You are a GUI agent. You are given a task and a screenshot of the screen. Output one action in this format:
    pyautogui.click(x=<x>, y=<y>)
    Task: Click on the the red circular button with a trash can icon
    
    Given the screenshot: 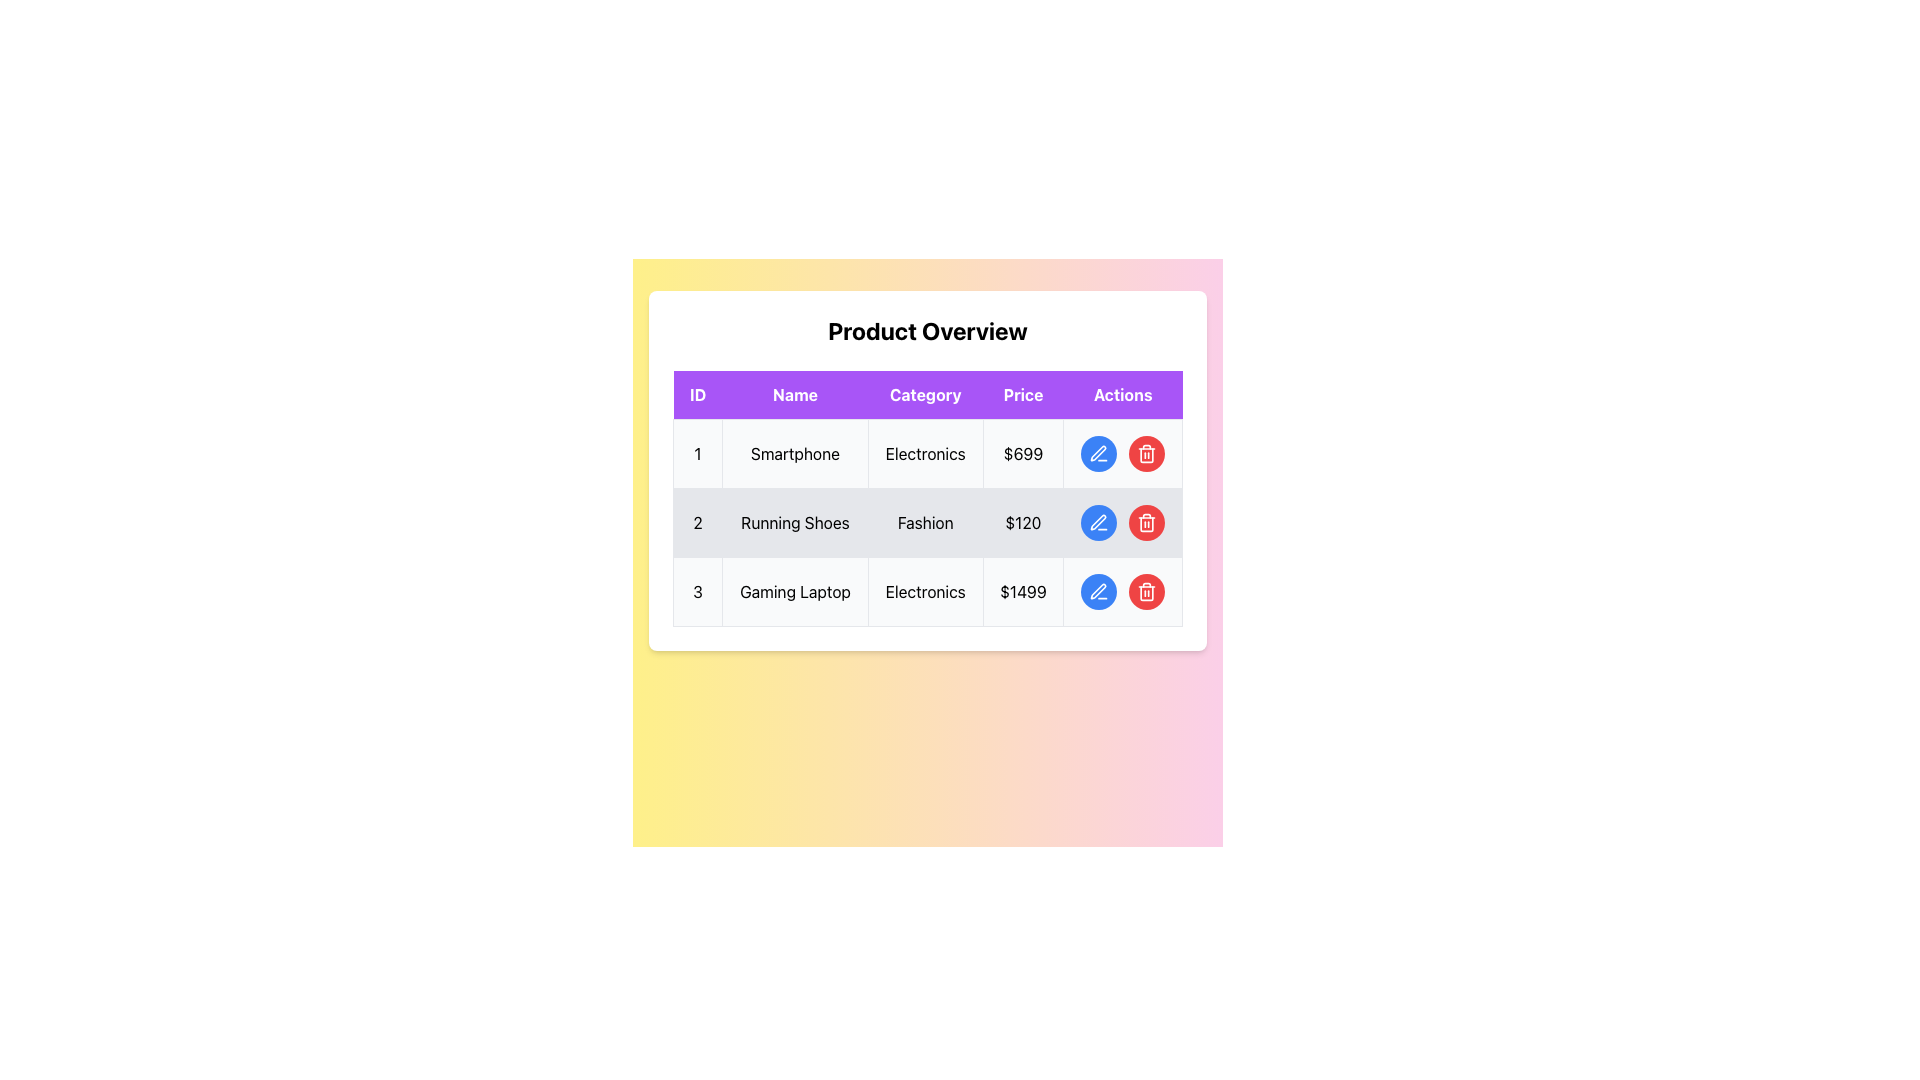 What is the action you would take?
    pyautogui.click(x=1123, y=590)
    